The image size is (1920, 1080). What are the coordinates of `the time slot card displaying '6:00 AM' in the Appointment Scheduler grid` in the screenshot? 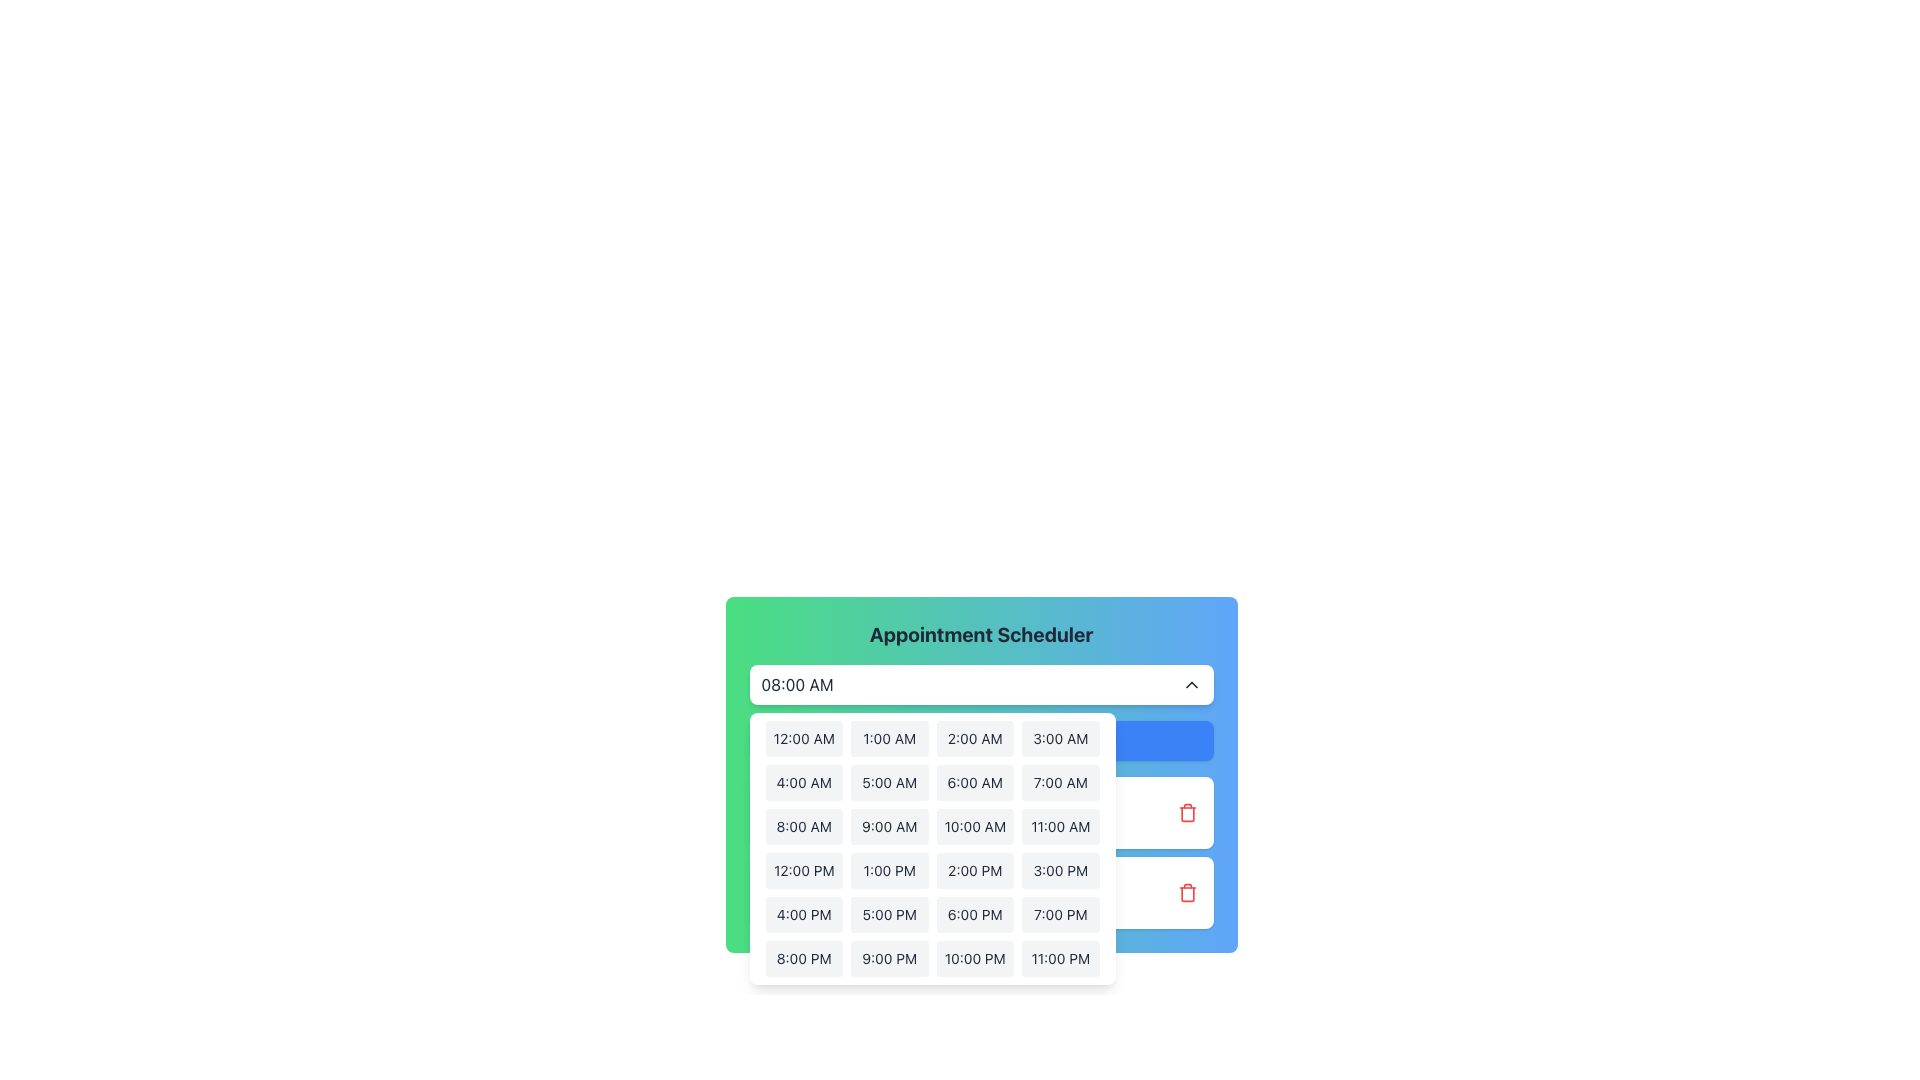 It's located at (981, 774).